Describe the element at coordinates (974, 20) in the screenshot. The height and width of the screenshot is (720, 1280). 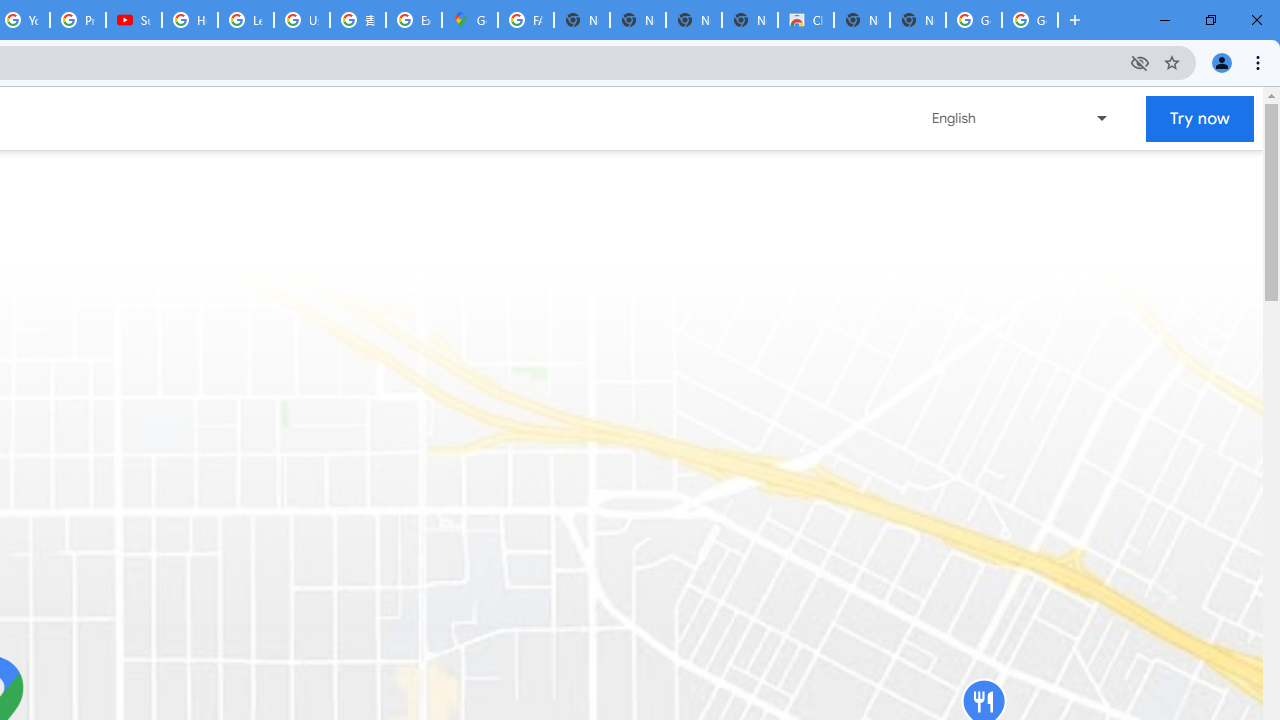
I see `'Google Images'` at that location.